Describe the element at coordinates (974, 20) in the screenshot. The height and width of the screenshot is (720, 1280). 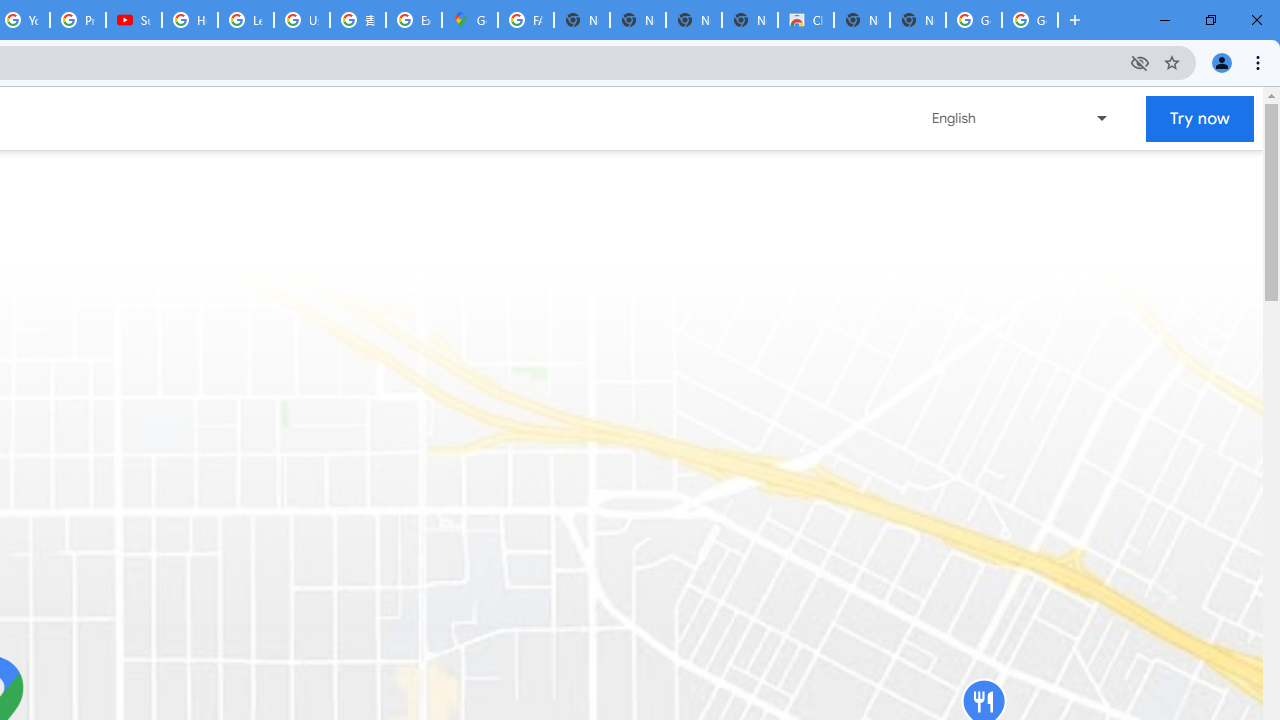
I see `'Google Images'` at that location.